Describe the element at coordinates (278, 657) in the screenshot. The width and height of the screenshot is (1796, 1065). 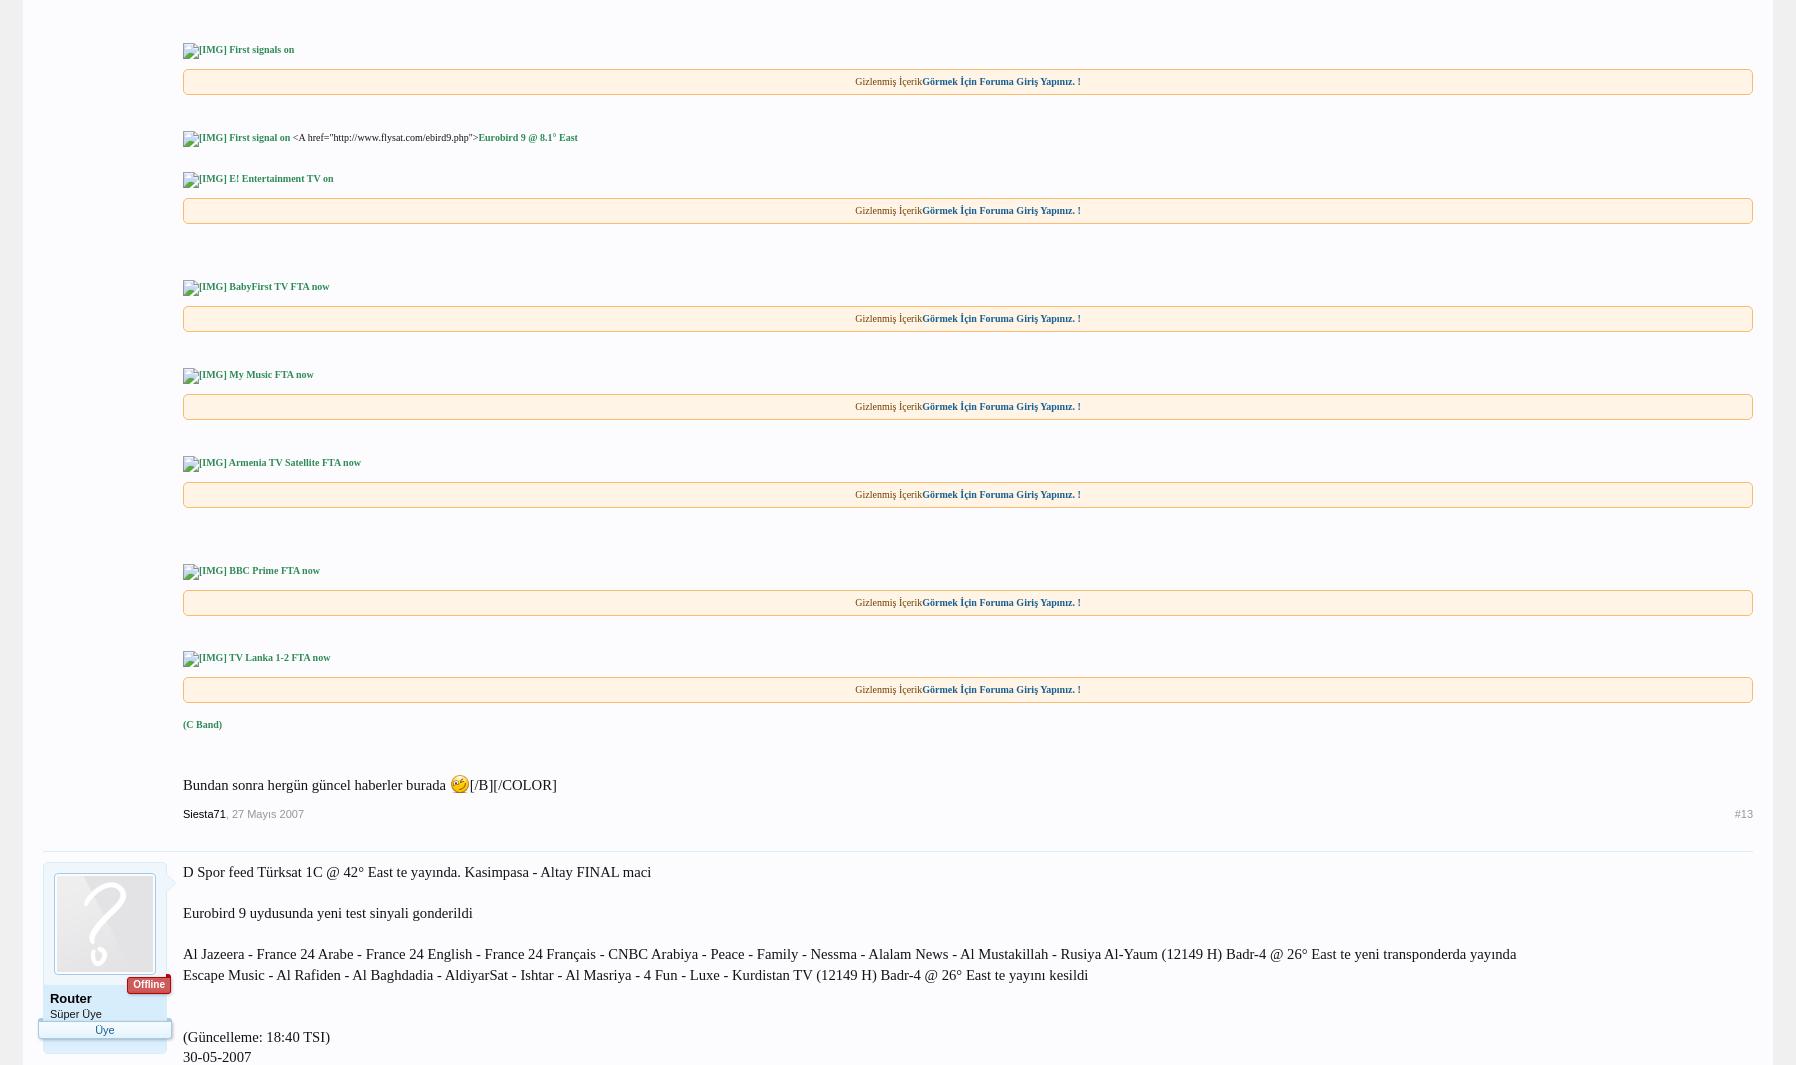
I see `'TV Lanka 1-2 FTA now'` at that location.